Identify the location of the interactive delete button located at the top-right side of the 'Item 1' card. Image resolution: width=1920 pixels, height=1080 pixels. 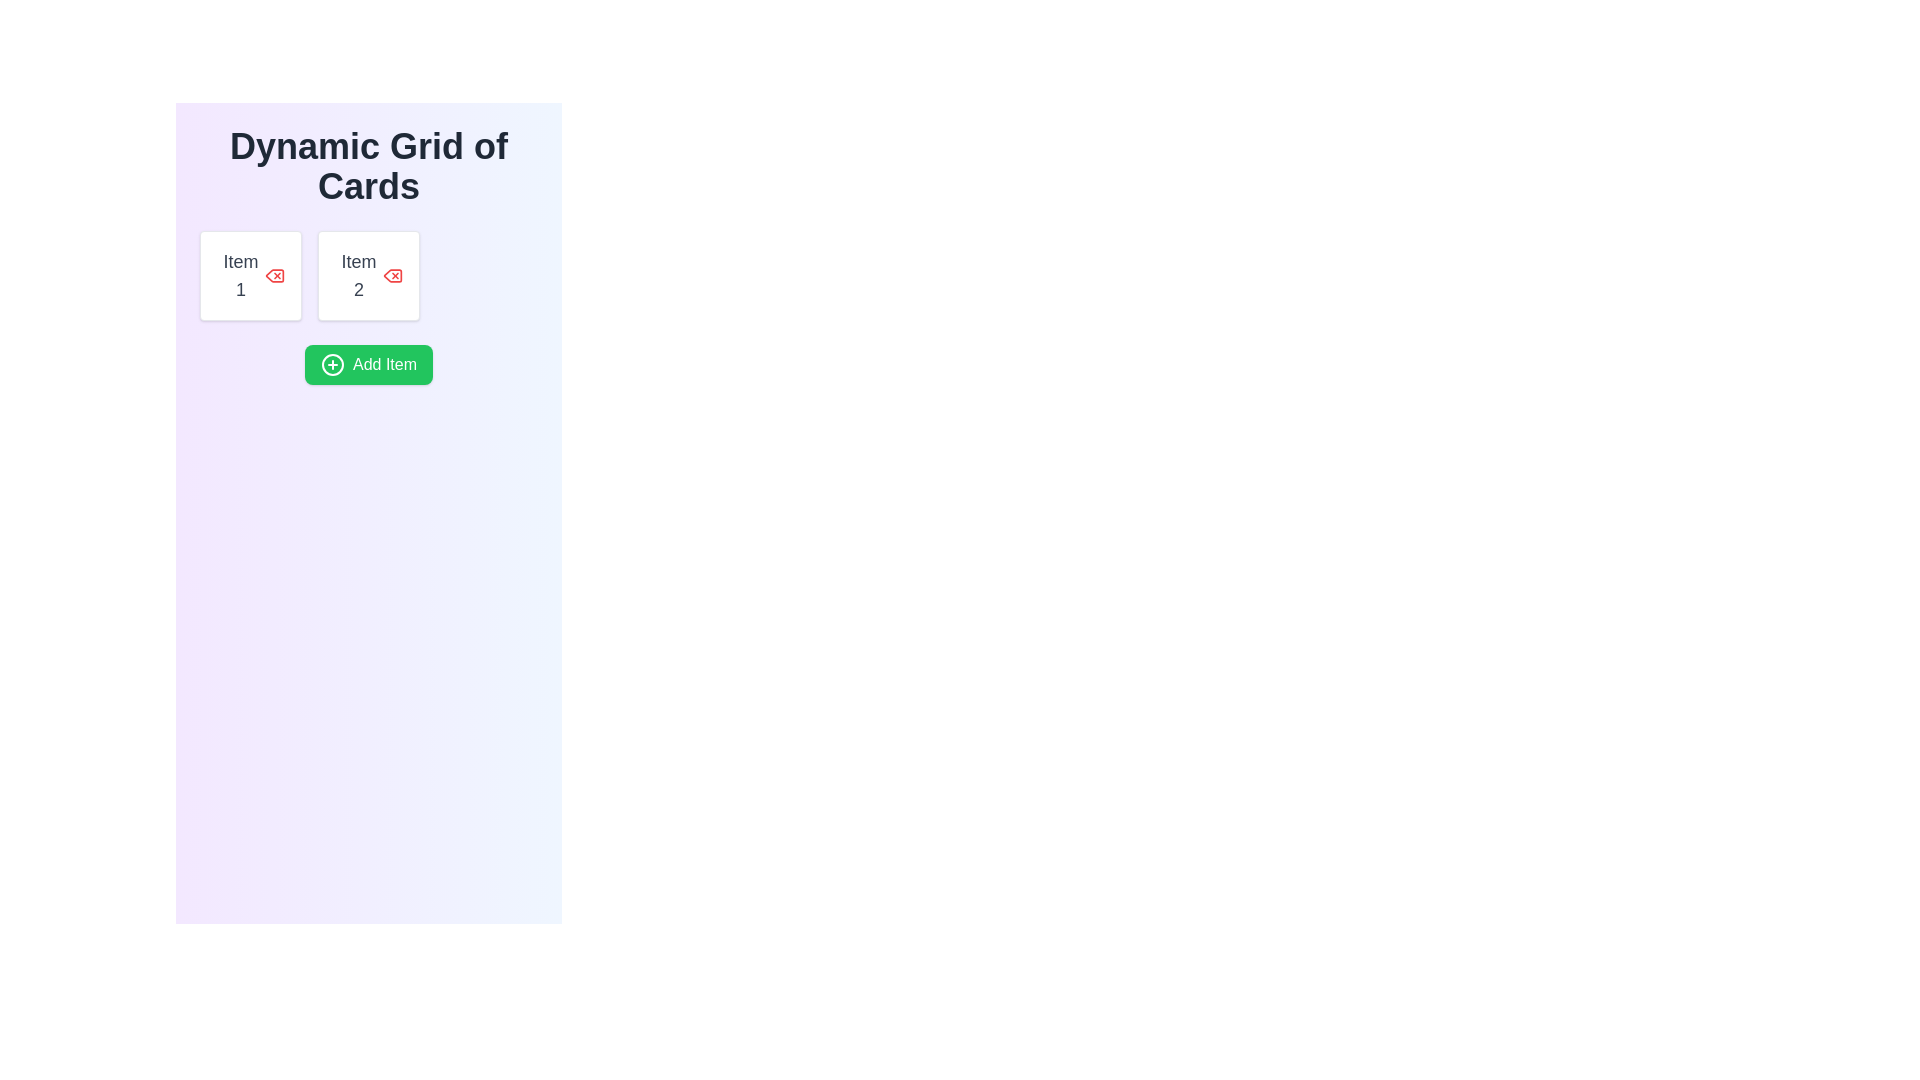
(273, 276).